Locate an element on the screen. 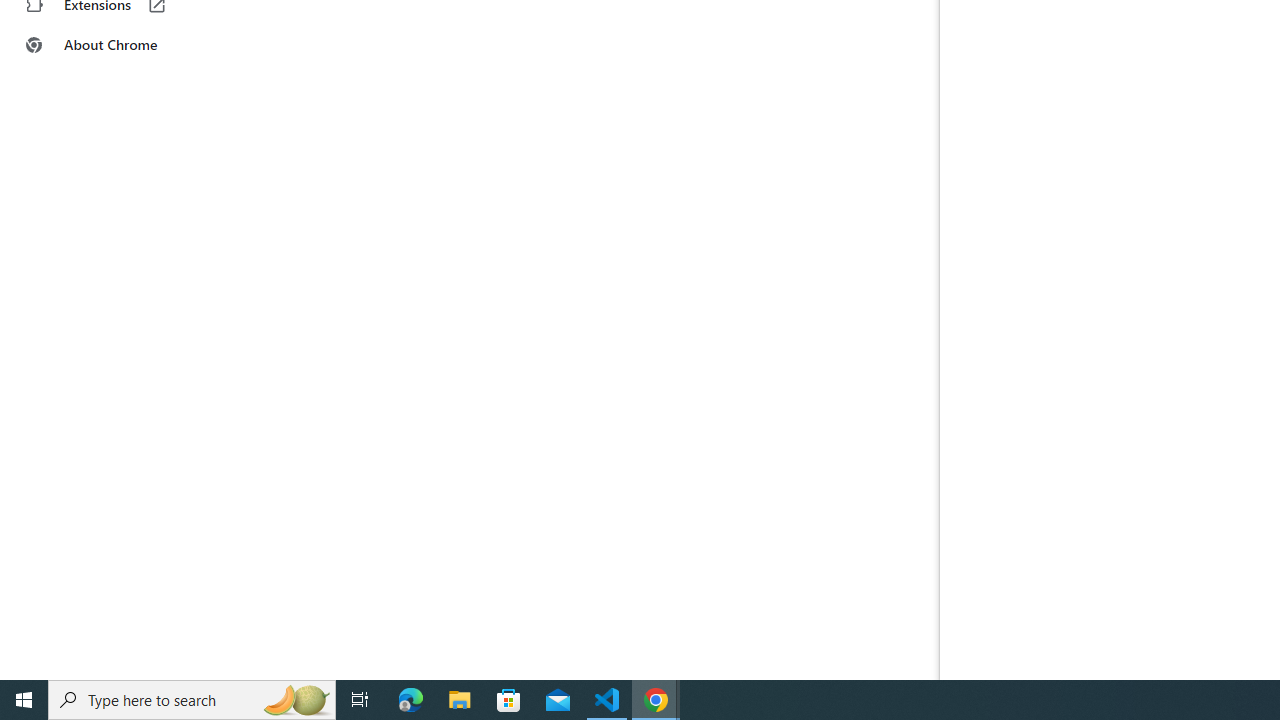 The height and width of the screenshot is (720, 1280). 'Task View' is located at coordinates (359, 698).